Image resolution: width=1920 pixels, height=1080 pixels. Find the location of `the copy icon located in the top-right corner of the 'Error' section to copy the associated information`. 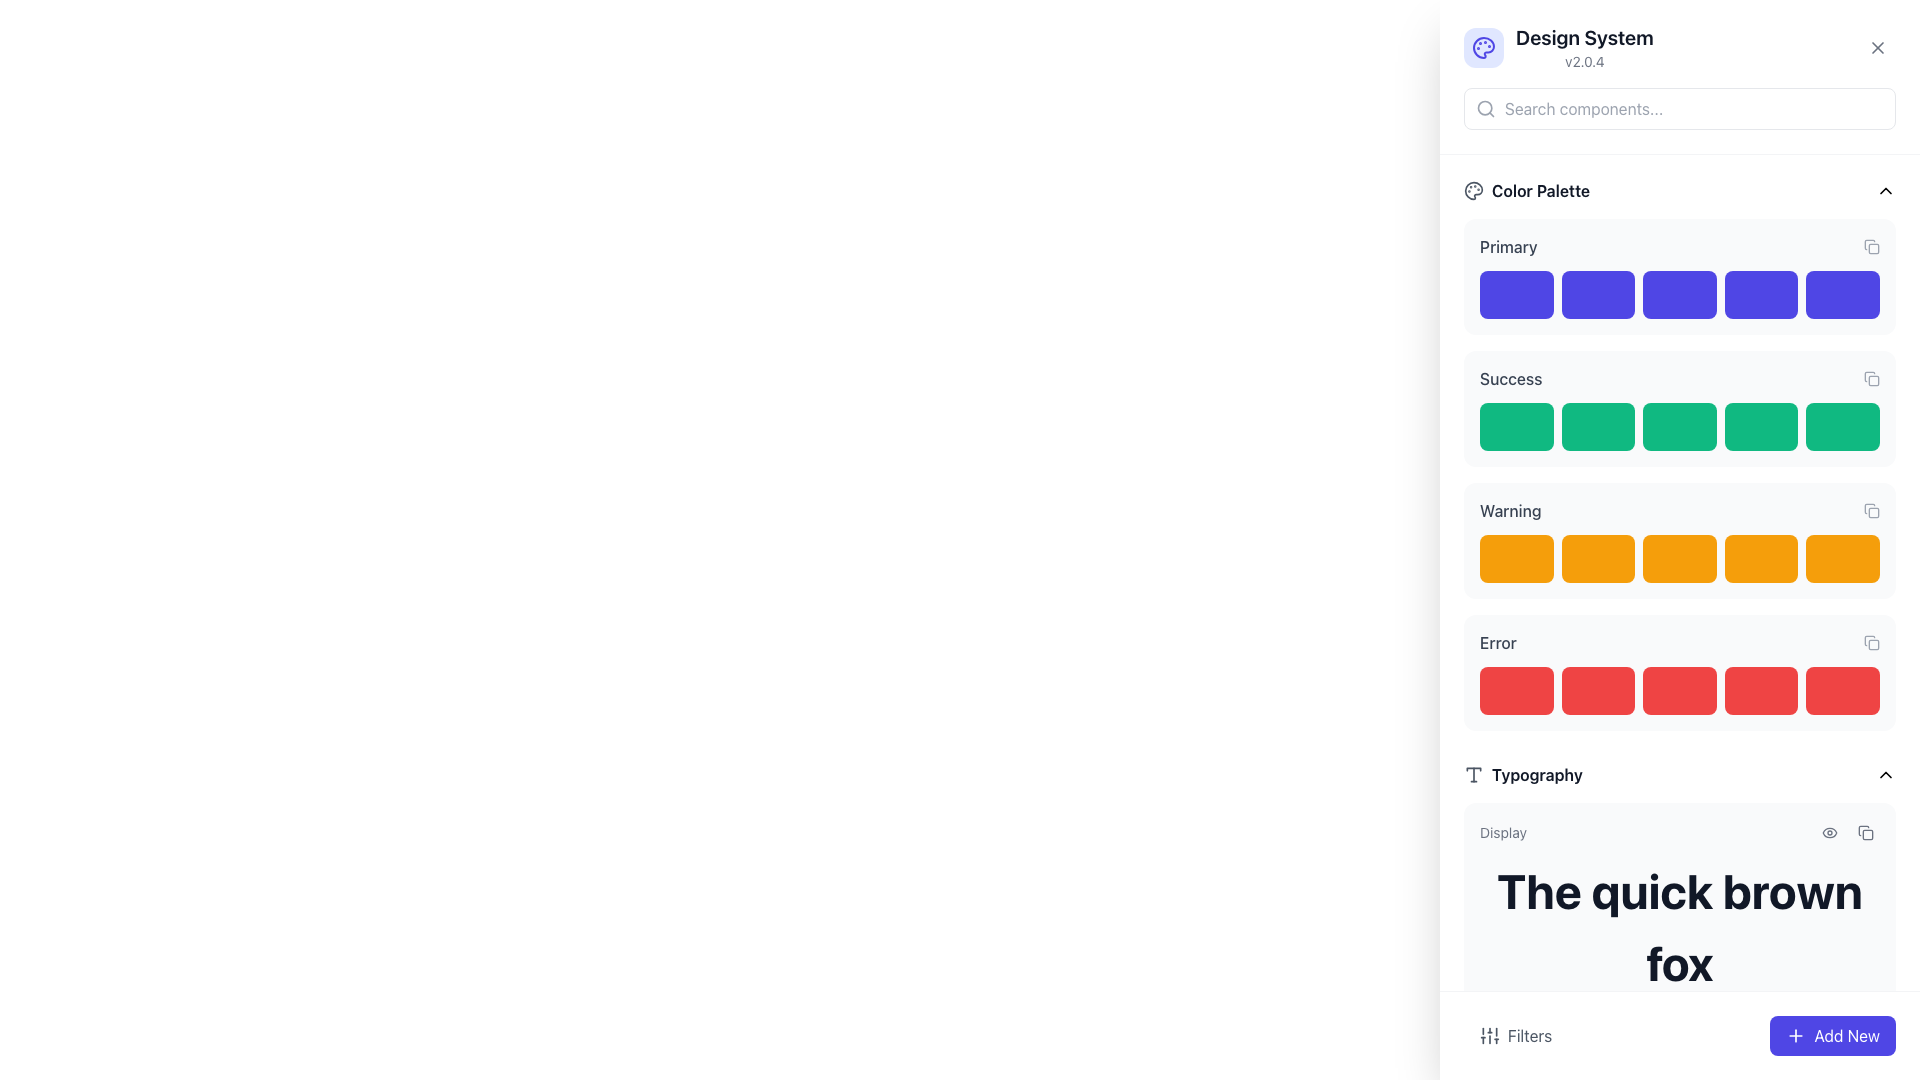

the copy icon located in the top-right corner of the 'Error' section to copy the associated information is located at coordinates (1872, 644).